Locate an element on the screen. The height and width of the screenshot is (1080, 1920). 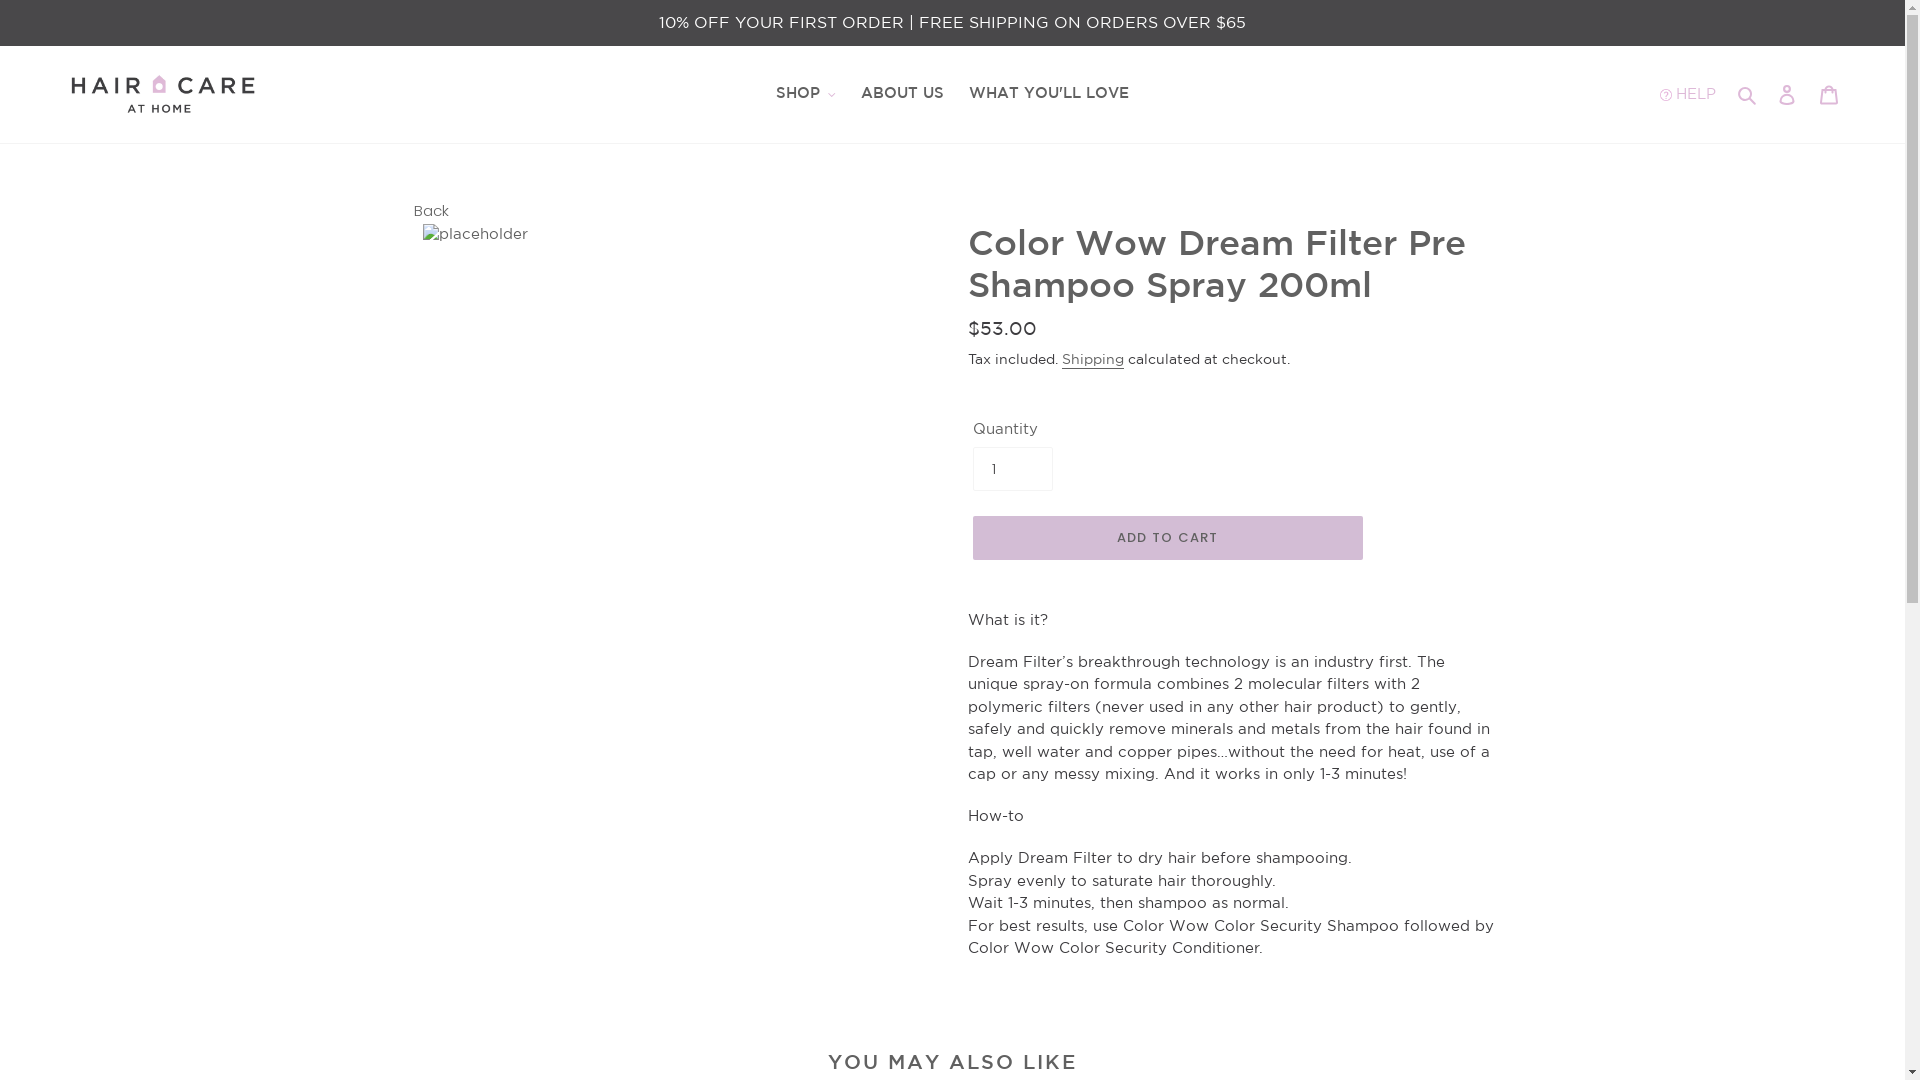
'Log in' is located at coordinates (1766, 94).